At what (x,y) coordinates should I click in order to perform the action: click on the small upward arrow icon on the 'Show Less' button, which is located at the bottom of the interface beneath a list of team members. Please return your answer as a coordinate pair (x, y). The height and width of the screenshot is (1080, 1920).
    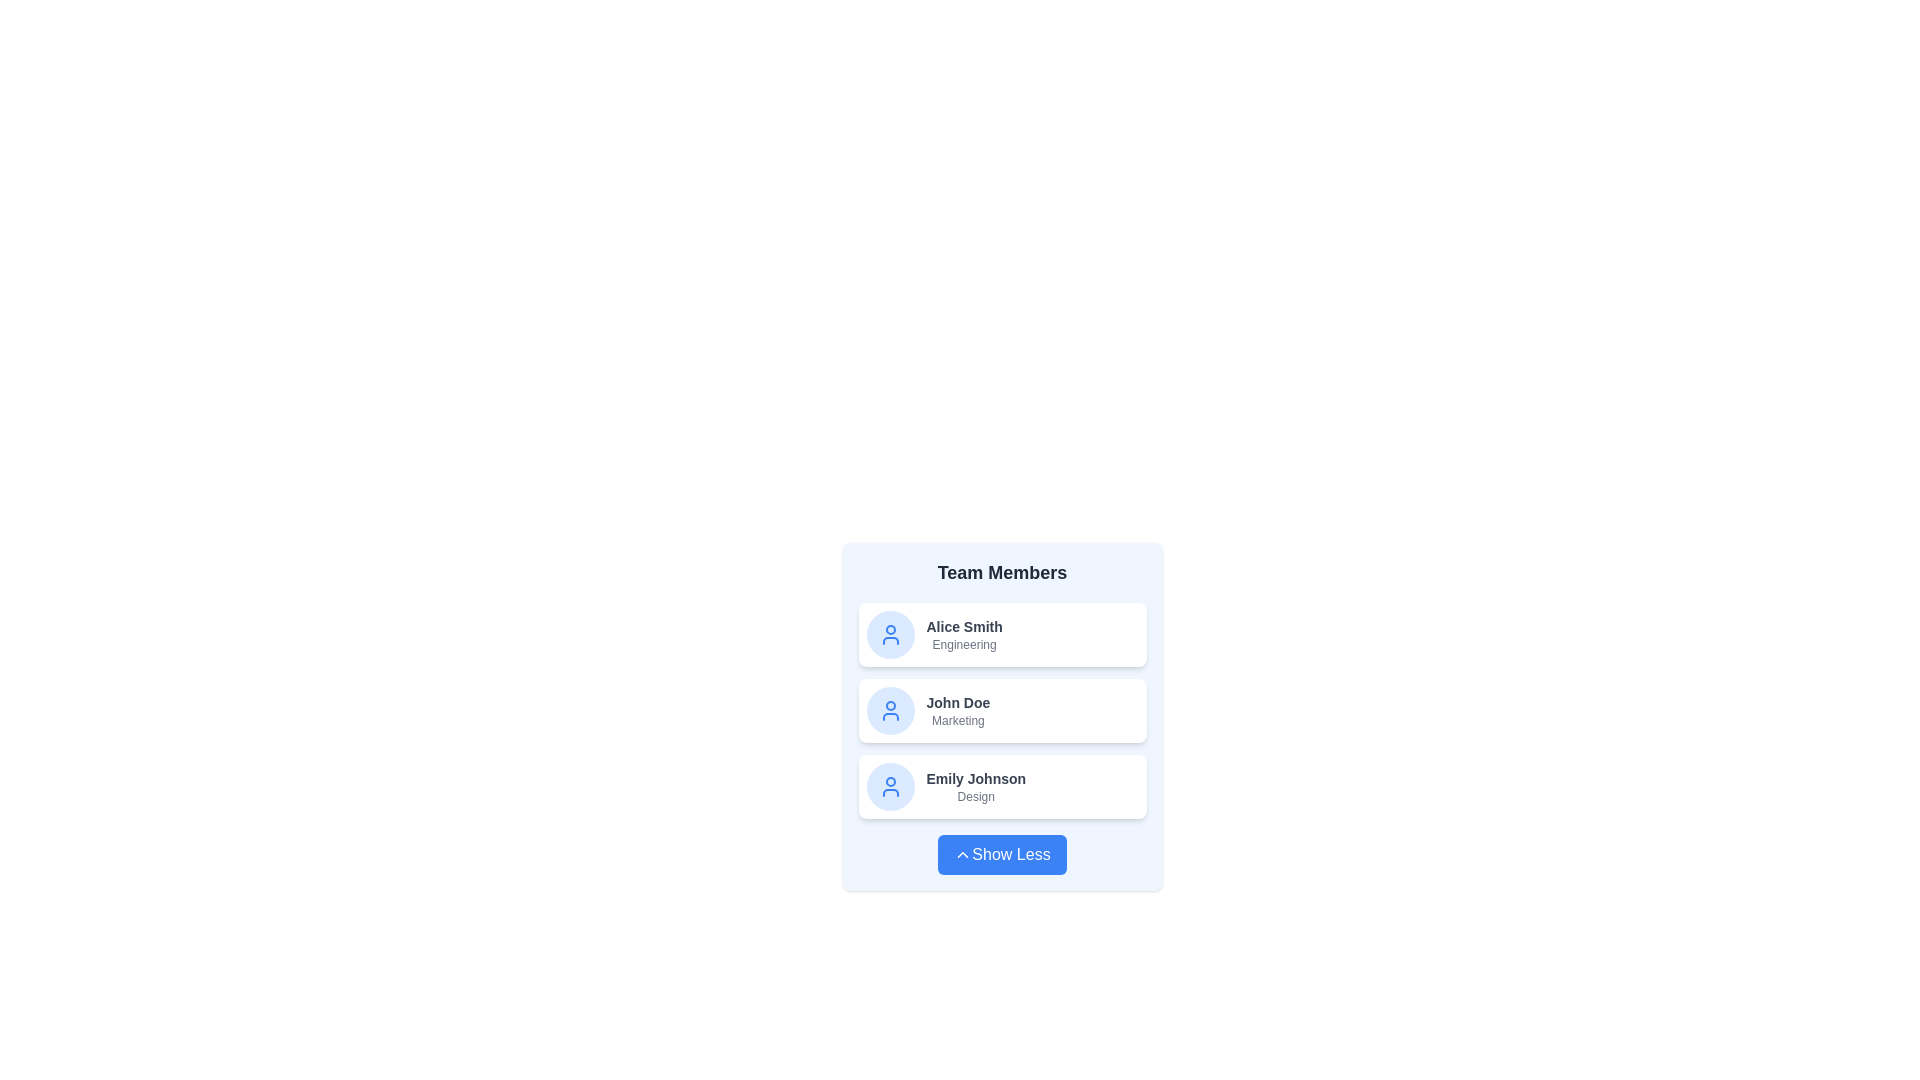
    Looking at the image, I should click on (963, 855).